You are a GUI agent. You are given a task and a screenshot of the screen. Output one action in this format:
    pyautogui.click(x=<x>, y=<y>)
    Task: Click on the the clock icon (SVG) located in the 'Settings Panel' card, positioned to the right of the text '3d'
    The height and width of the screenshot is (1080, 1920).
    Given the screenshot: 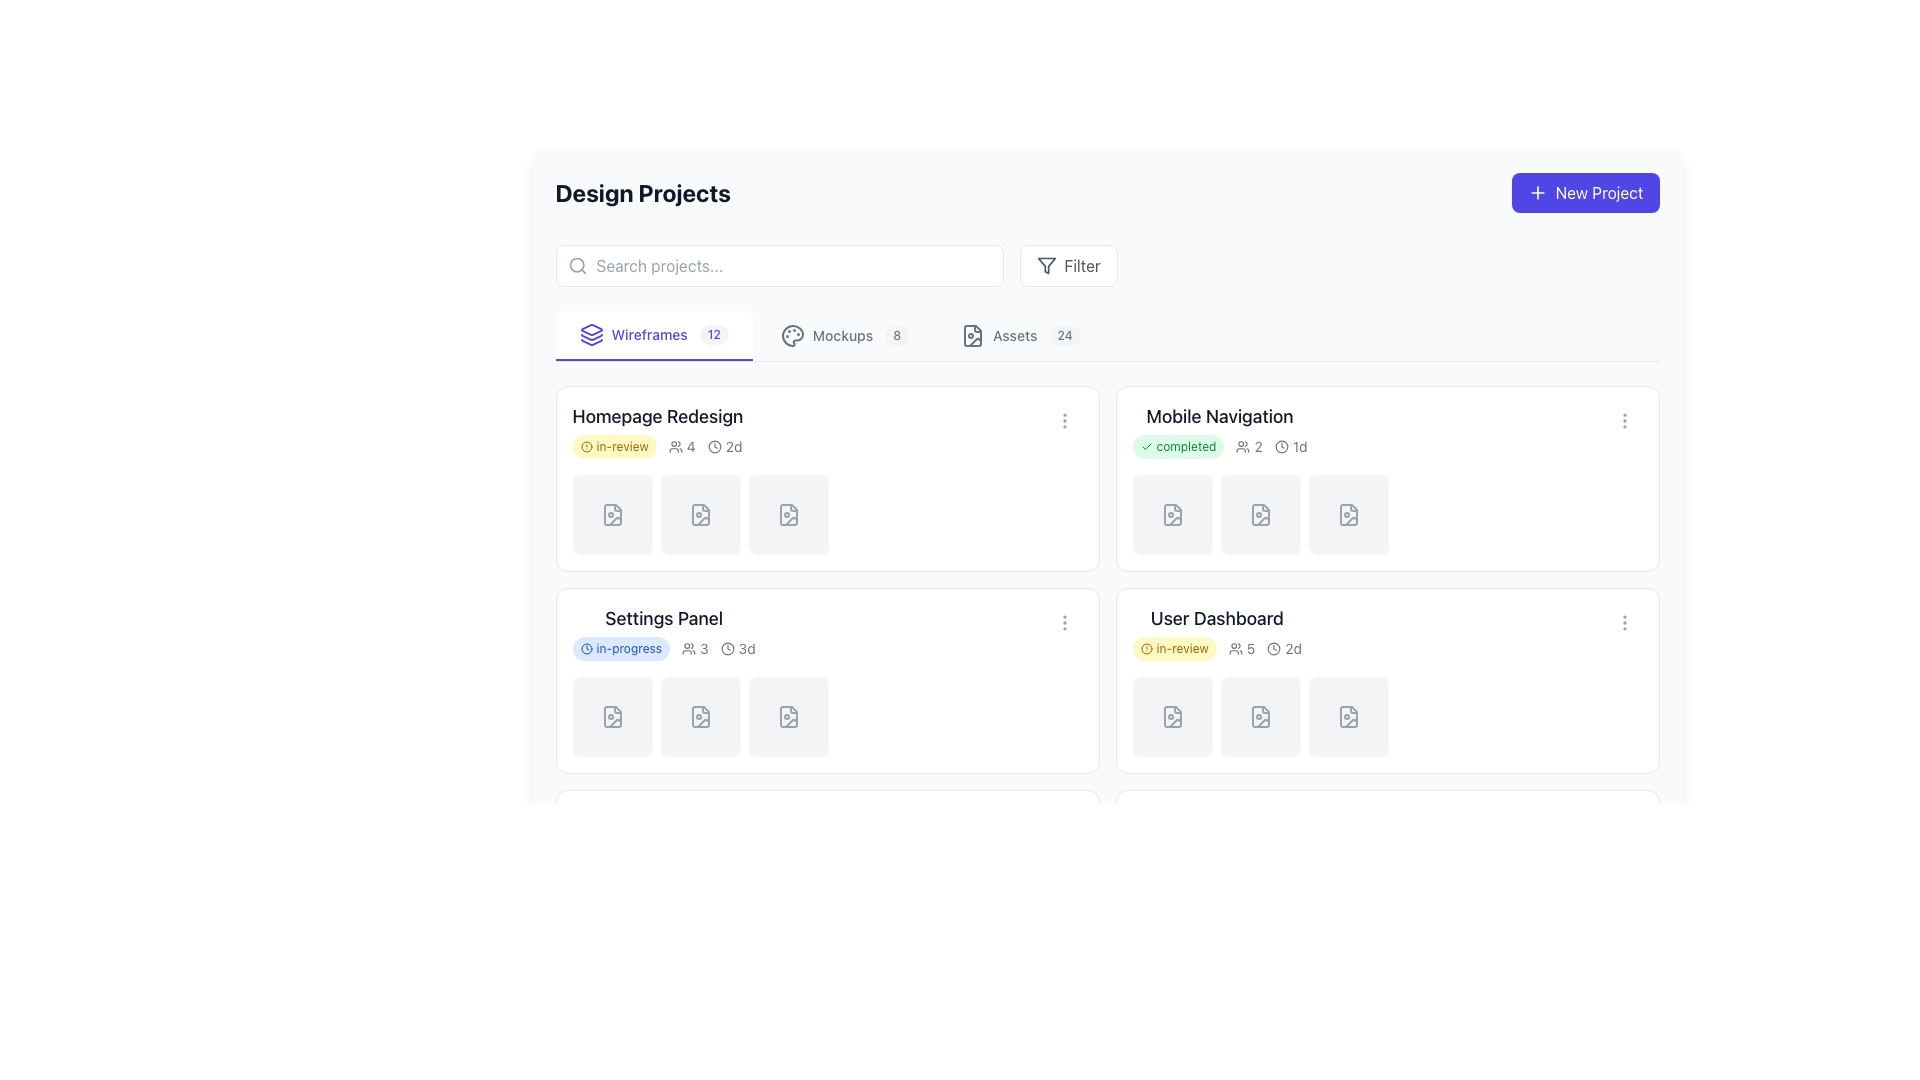 What is the action you would take?
    pyautogui.click(x=726, y=648)
    